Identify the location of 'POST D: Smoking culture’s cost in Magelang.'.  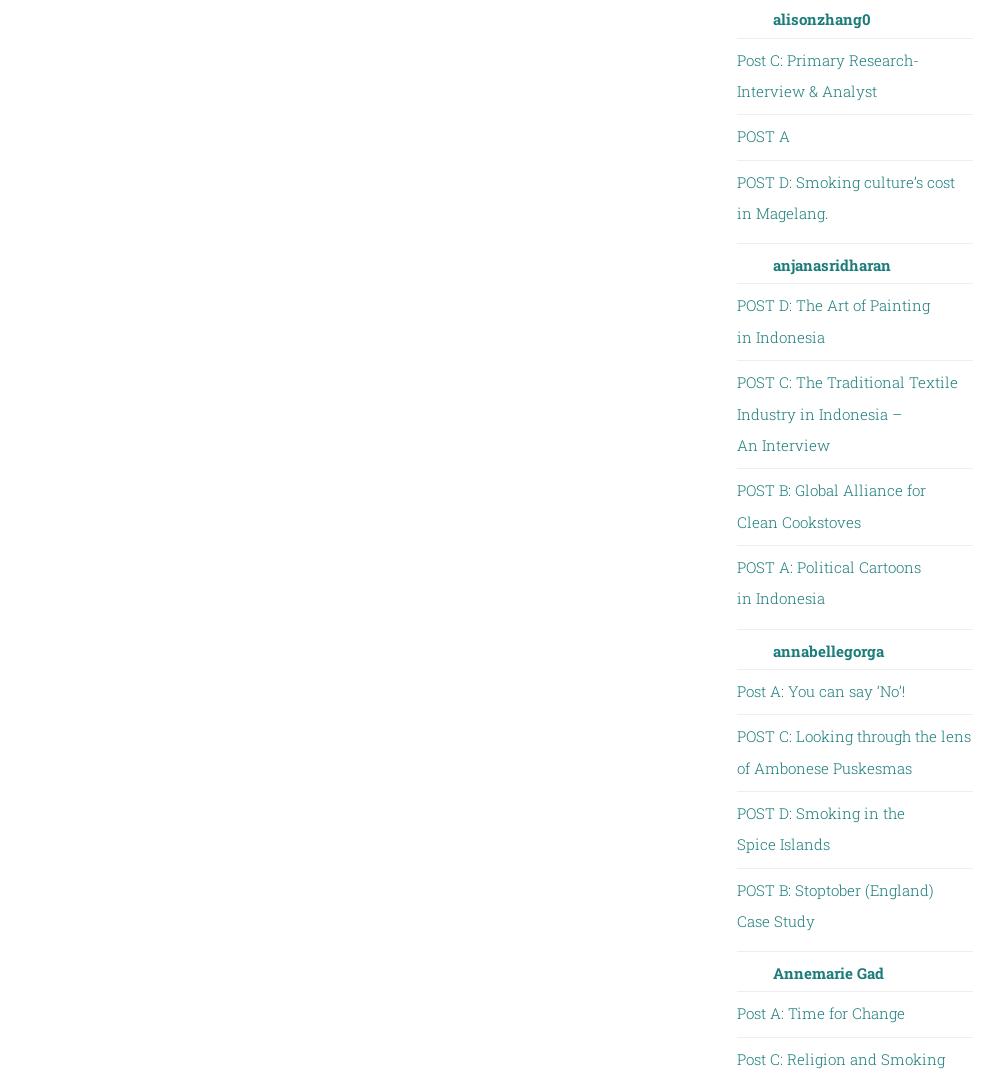
(844, 196).